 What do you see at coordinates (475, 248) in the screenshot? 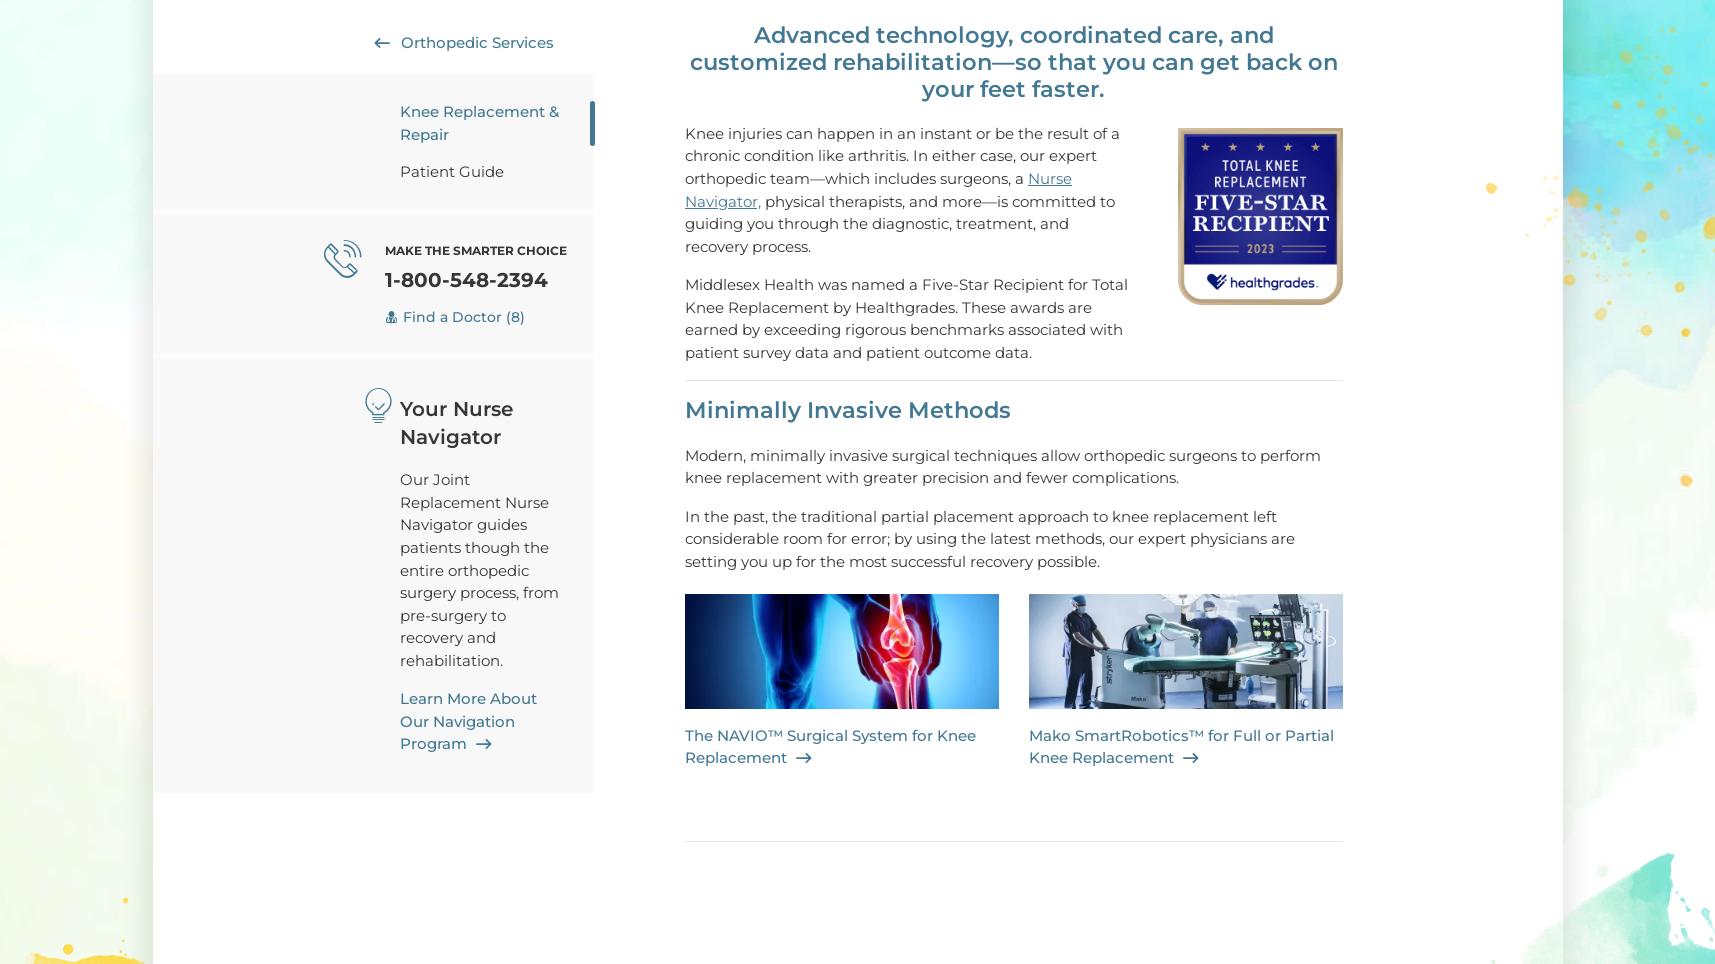
I see `'Make the smarter choice'` at bounding box center [475, 248].